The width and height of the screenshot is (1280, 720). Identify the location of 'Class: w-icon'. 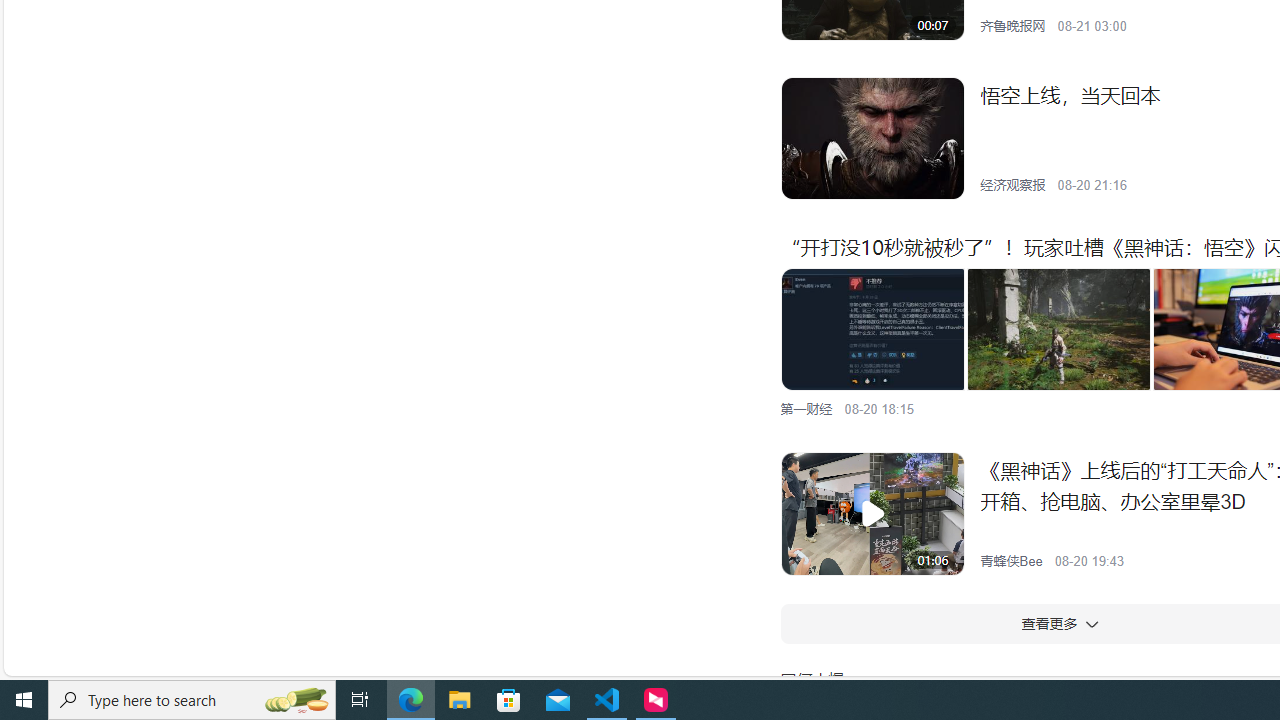
(1090, 622).